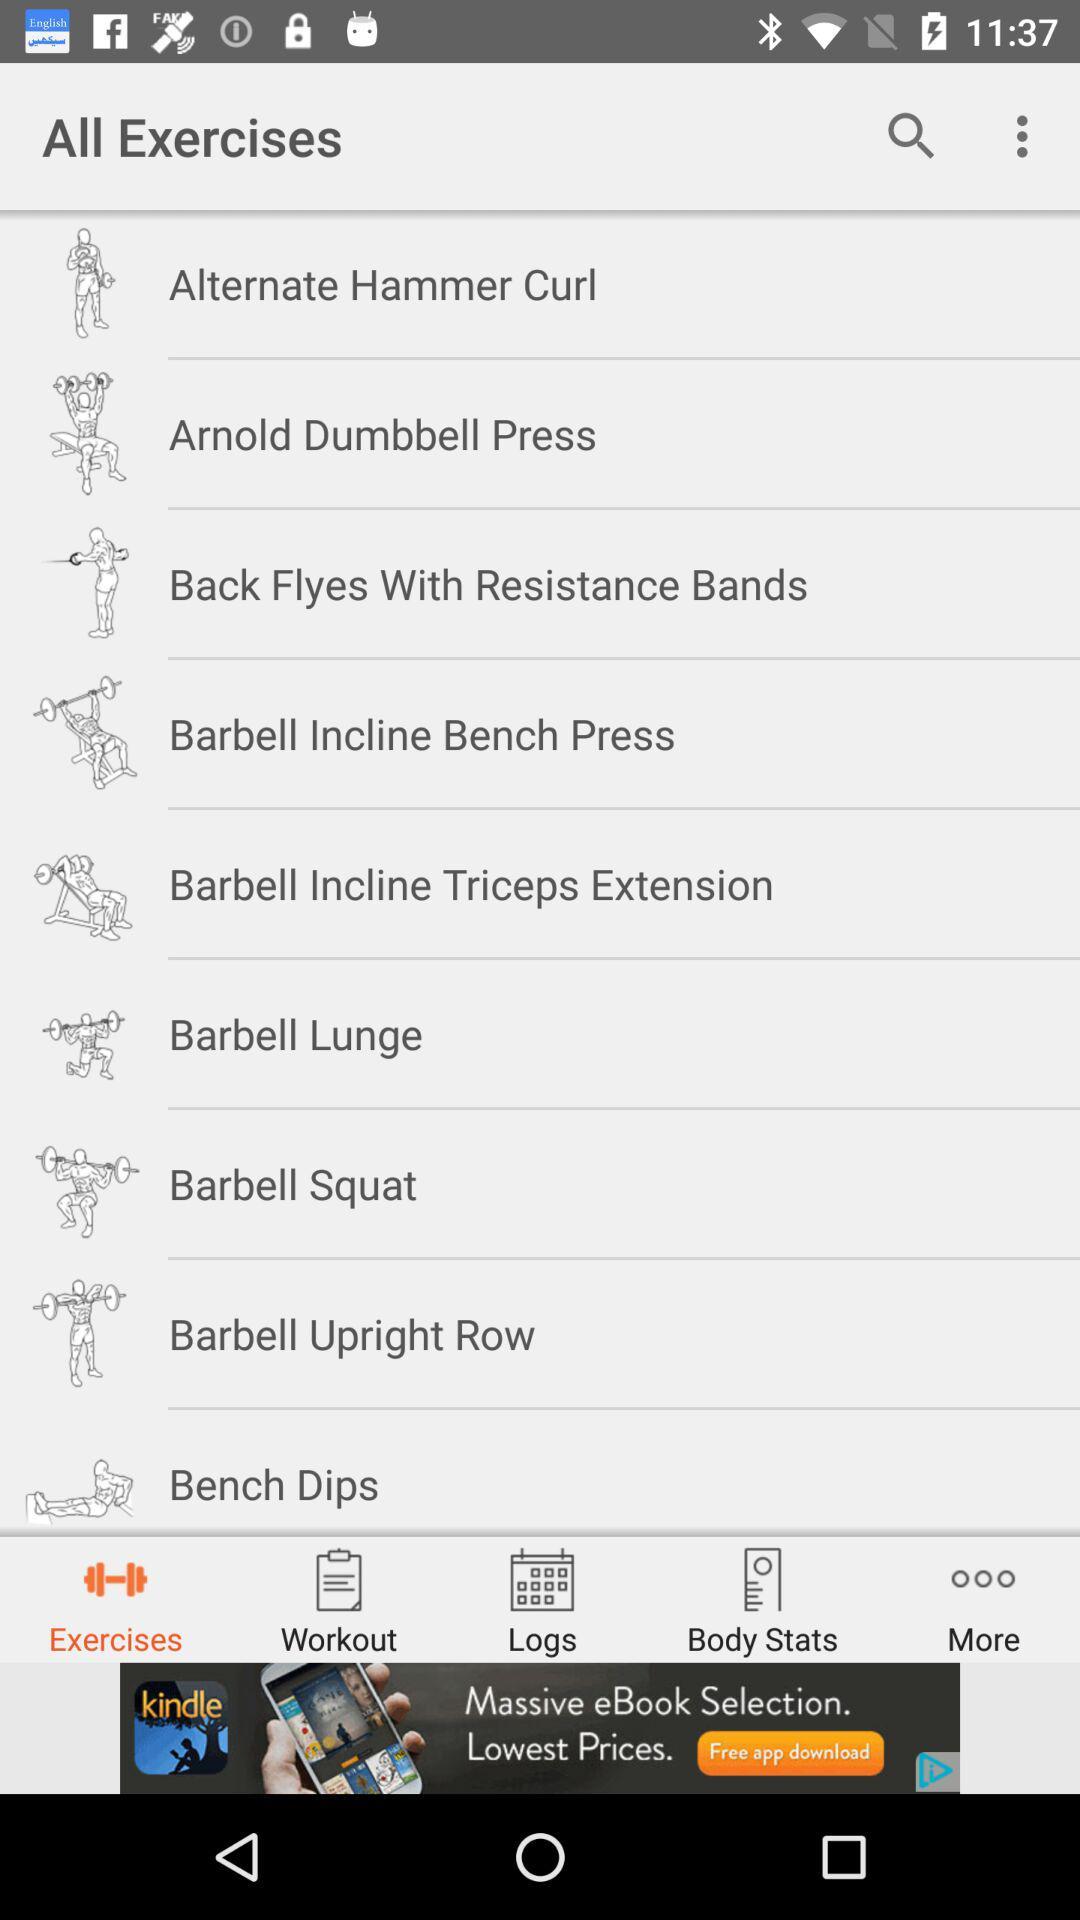 The height and width of the screenshot is (1920, 1080). Describe the element at coordinates (540, 1727) in the screenshot. I see `advisement` at that location.